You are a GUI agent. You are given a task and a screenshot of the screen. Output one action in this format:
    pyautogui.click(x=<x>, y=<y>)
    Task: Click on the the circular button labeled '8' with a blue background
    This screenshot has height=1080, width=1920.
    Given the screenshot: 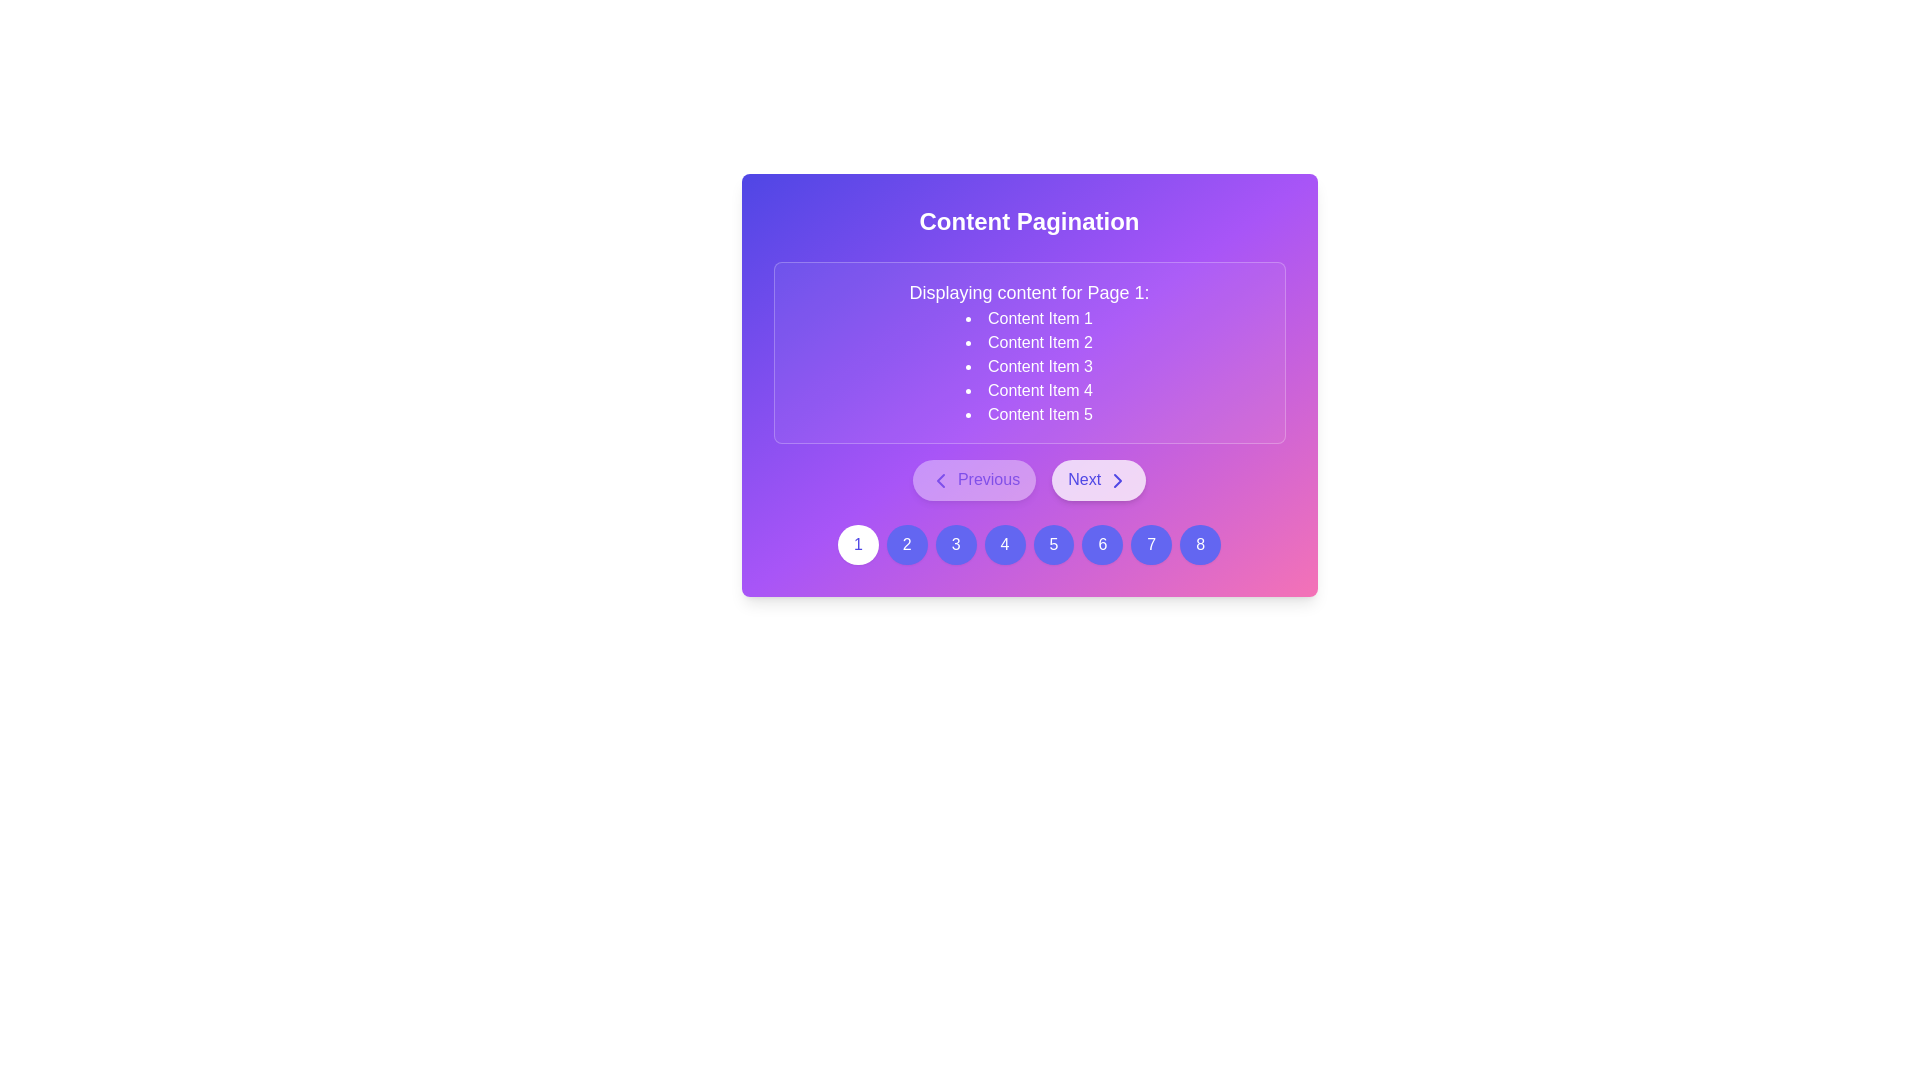 What is the action you would take?
    pyautogui.click(x=1200, y=544)
    